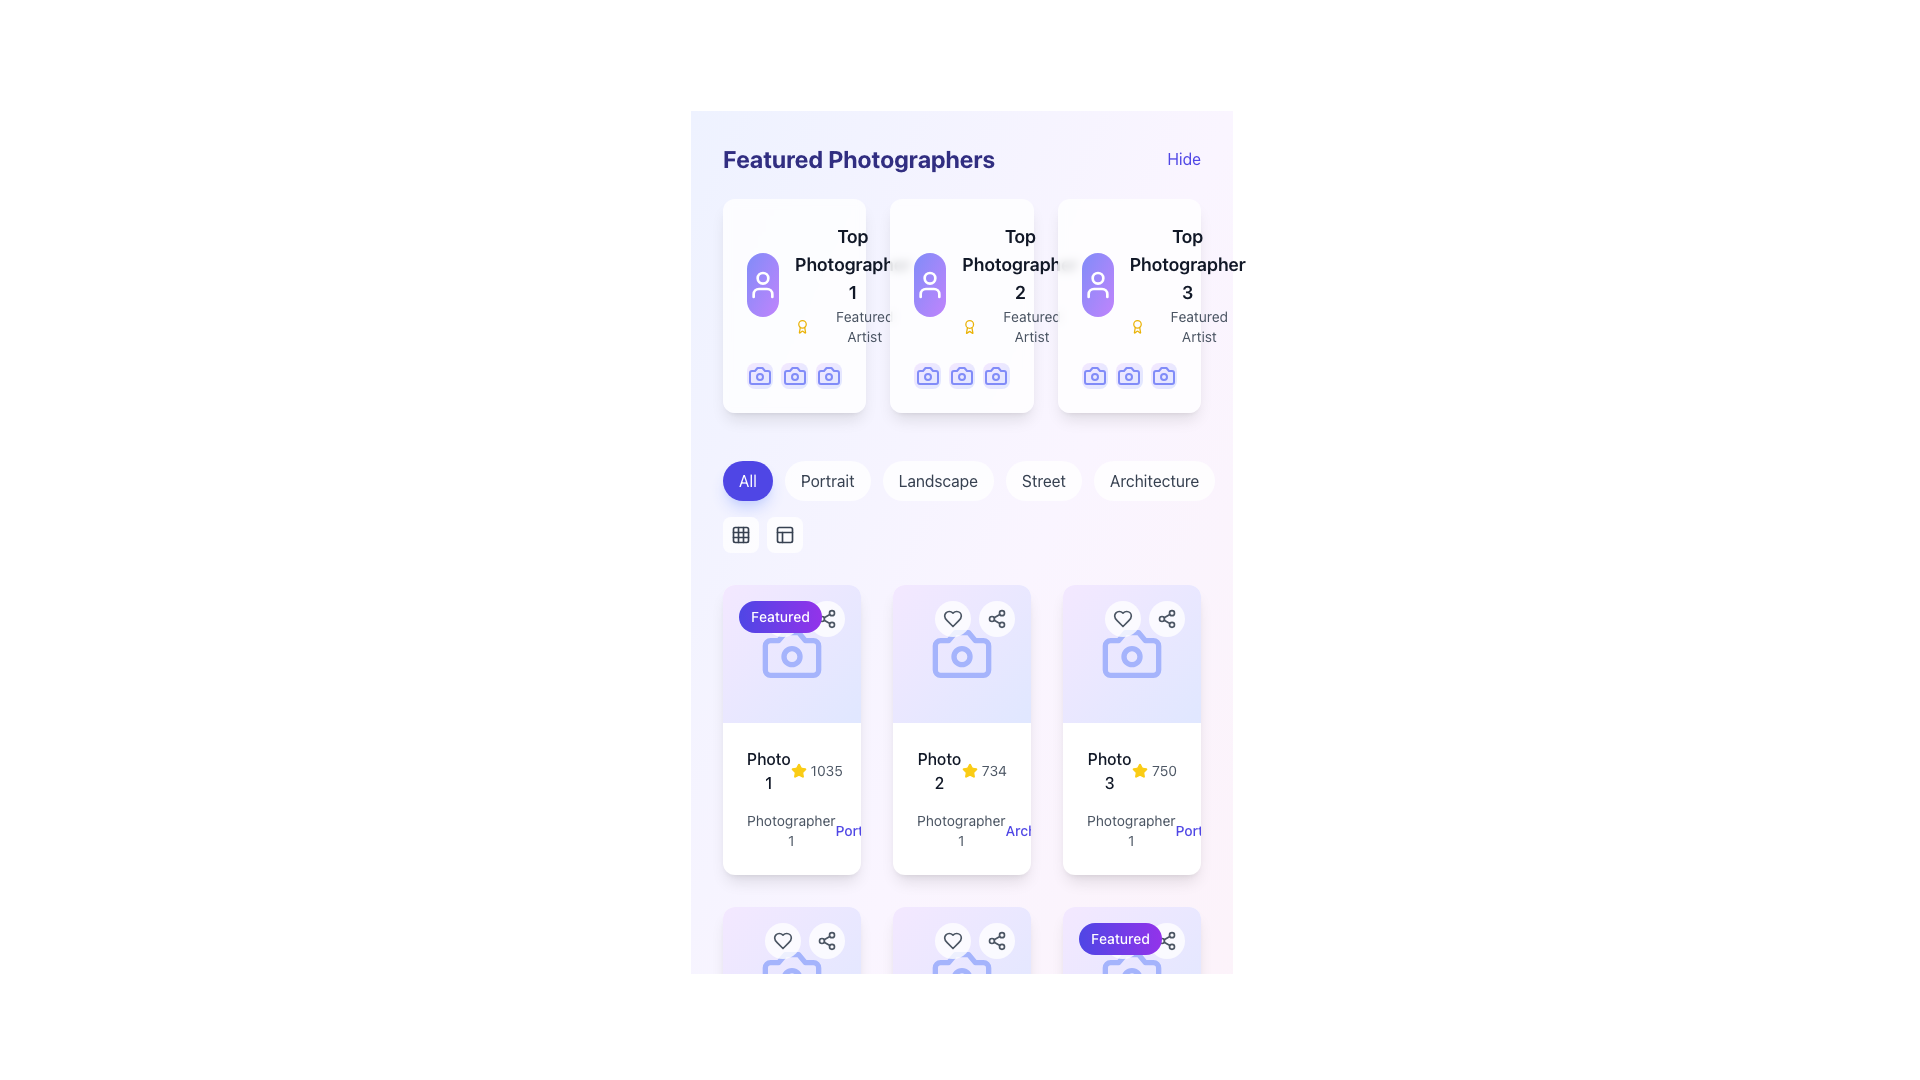  I want to click on the heart icon that serves as a 'like' toggle, located in the upper right corner of the third card in the second row of the grid, so click(781, 941).